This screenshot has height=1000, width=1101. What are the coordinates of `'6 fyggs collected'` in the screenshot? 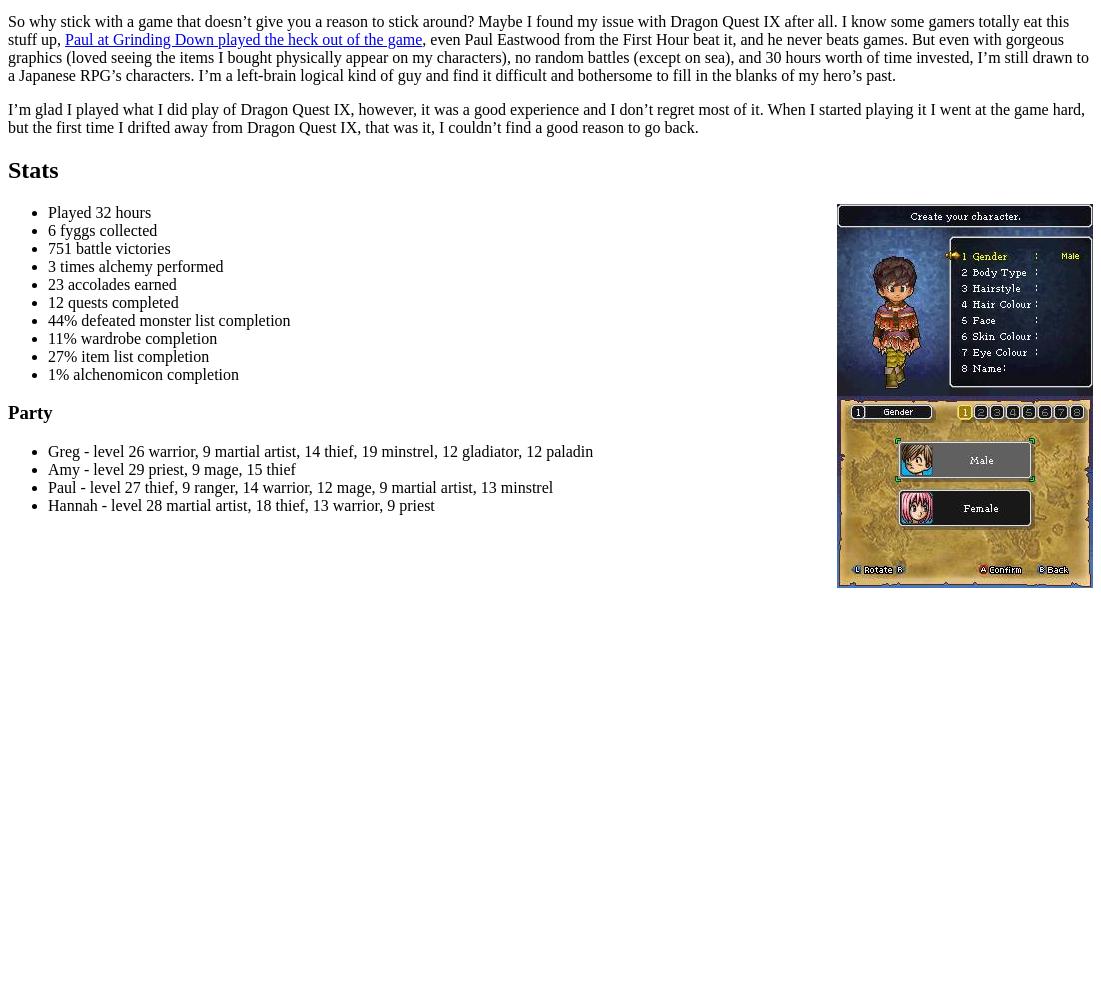 It's located at (102, 228).